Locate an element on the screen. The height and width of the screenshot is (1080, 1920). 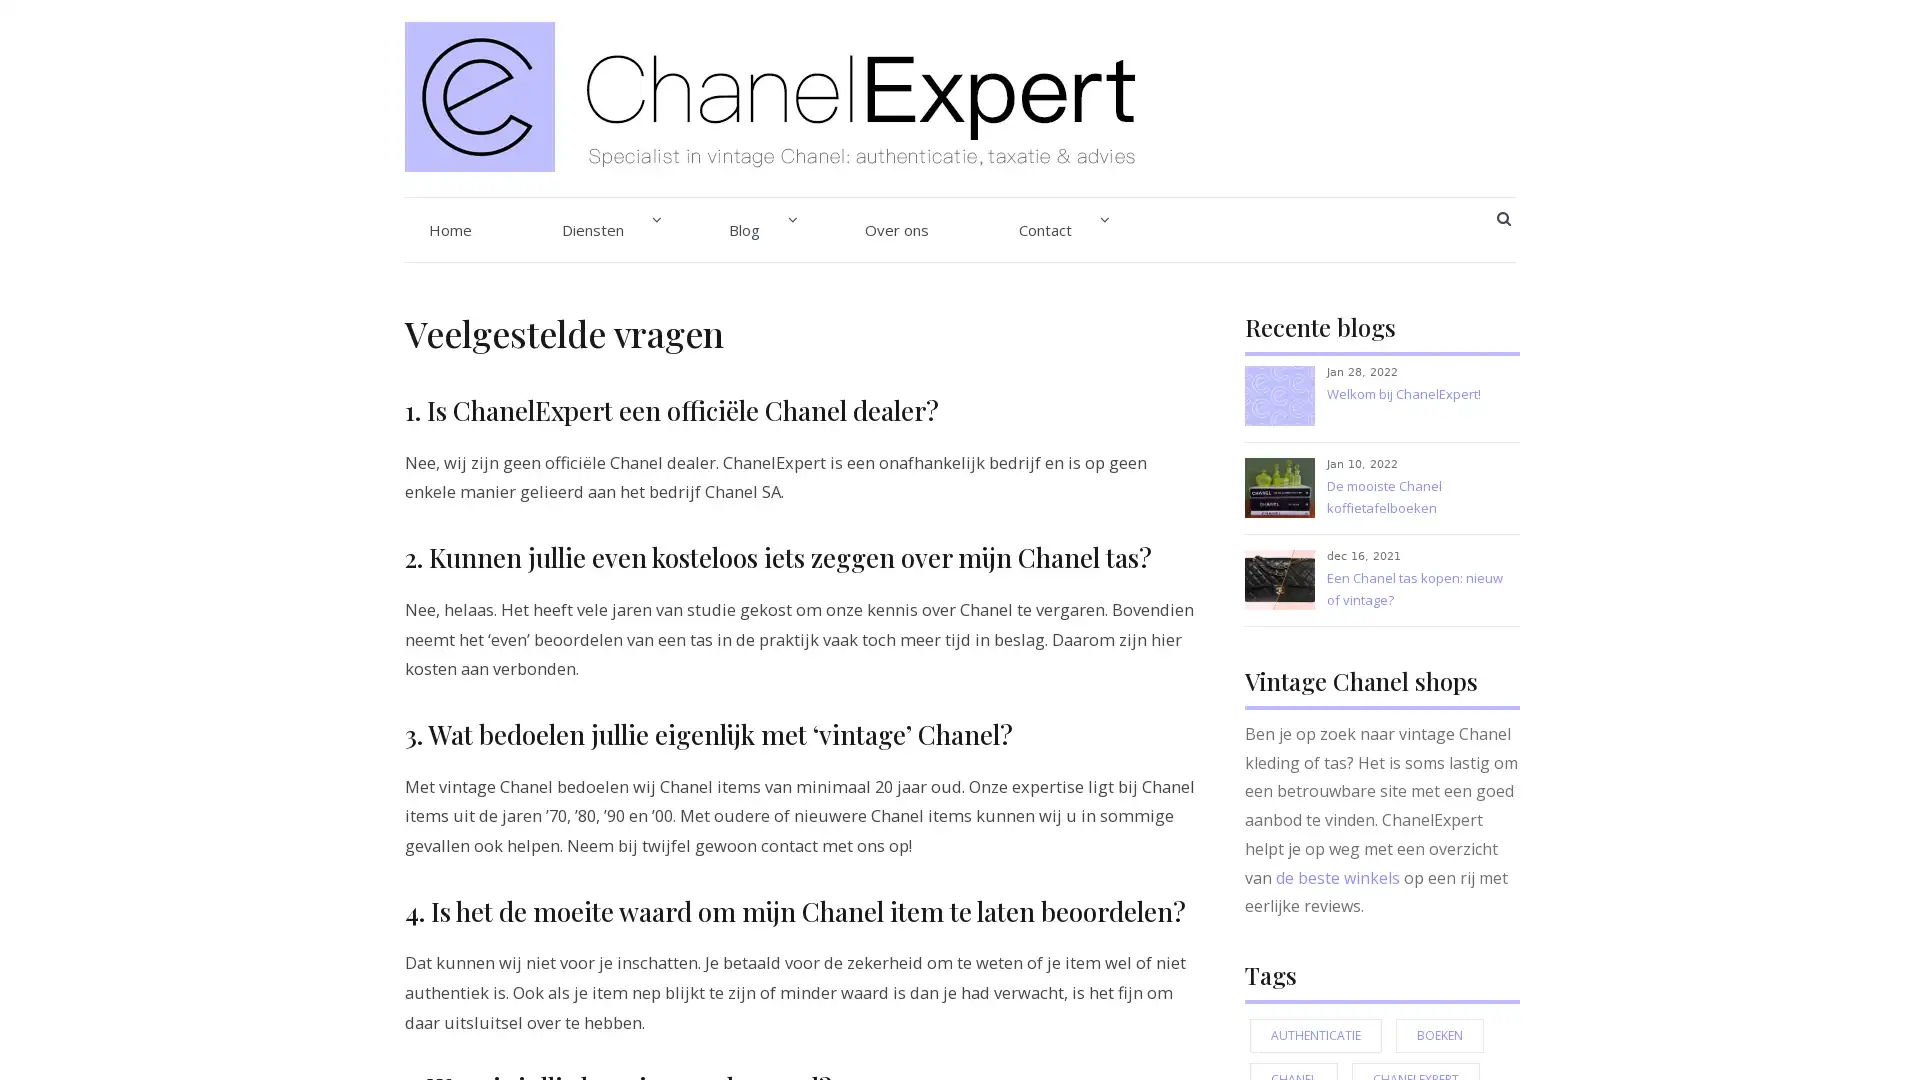
SEARCH BUTTON is located at coordinates (1504, 218).